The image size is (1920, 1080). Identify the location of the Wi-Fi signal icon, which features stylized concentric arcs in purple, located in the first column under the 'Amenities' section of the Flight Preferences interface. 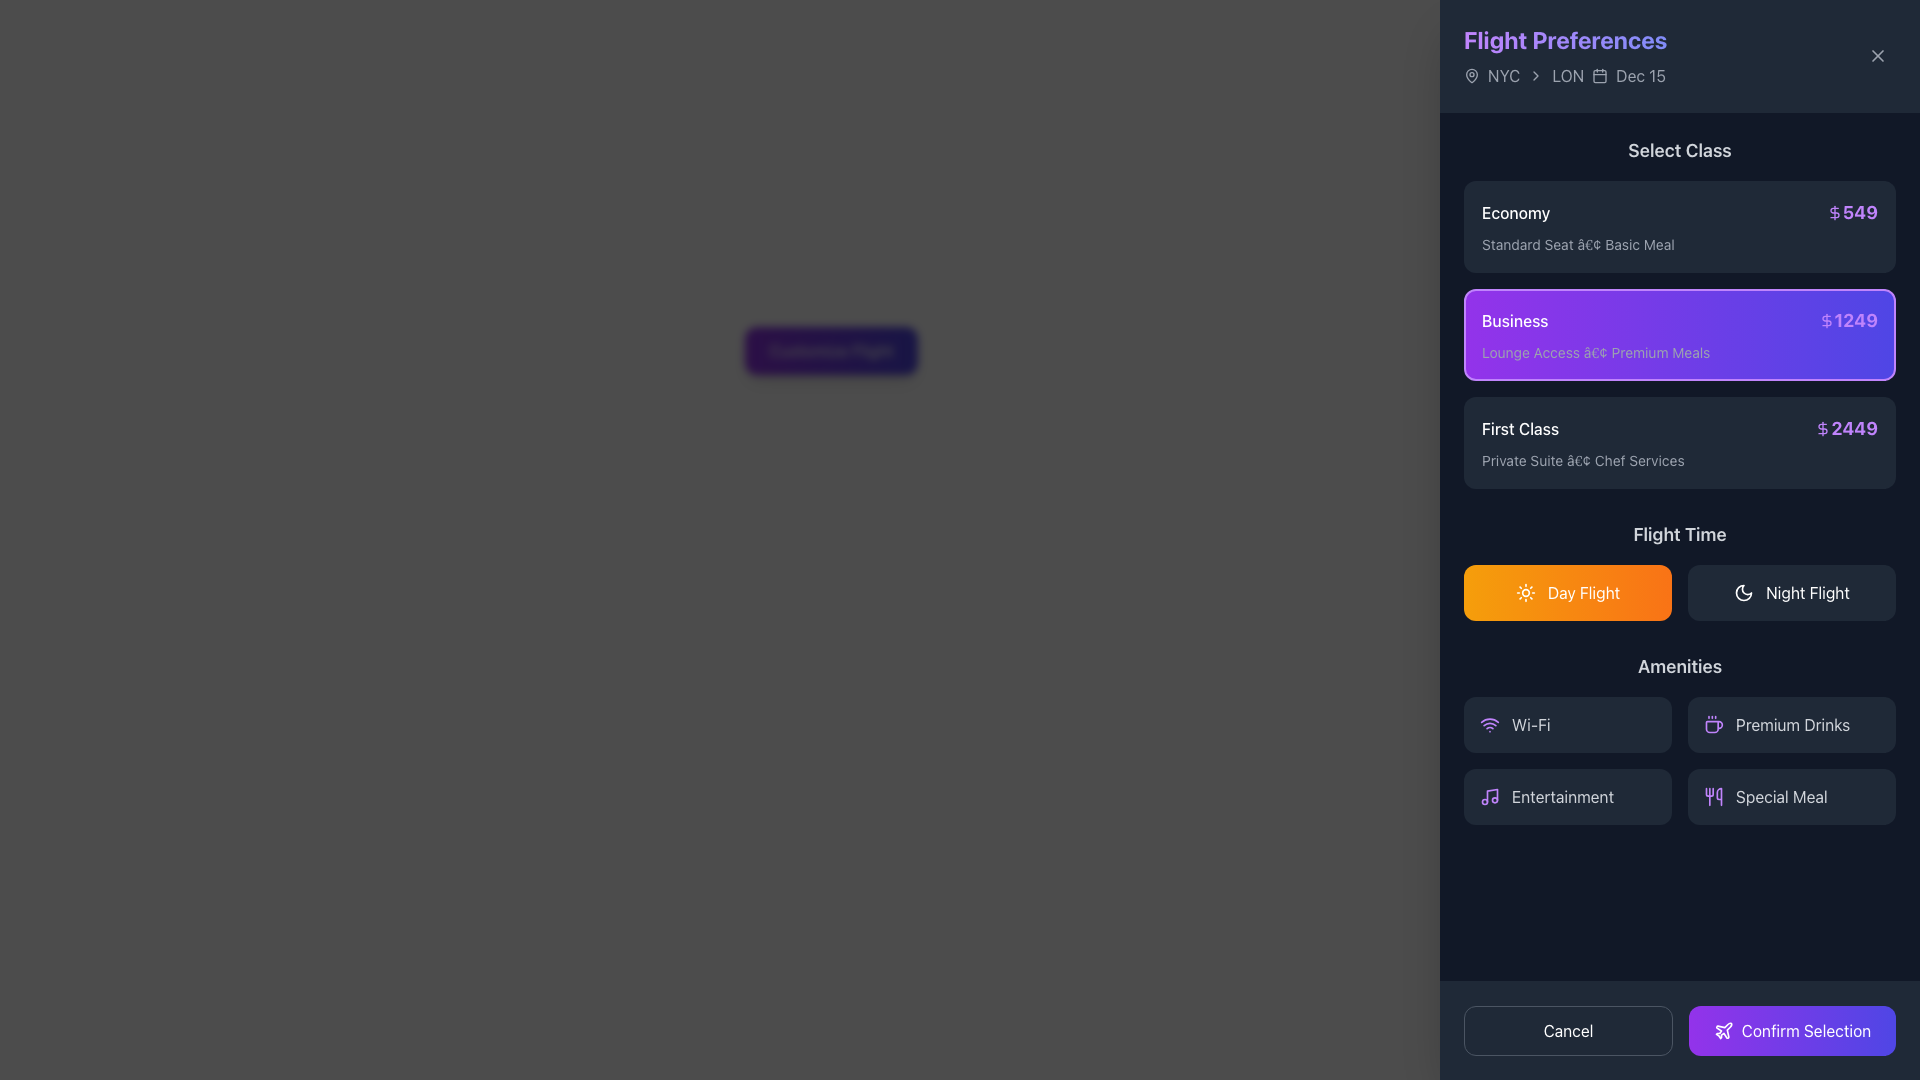
(1489, 725).